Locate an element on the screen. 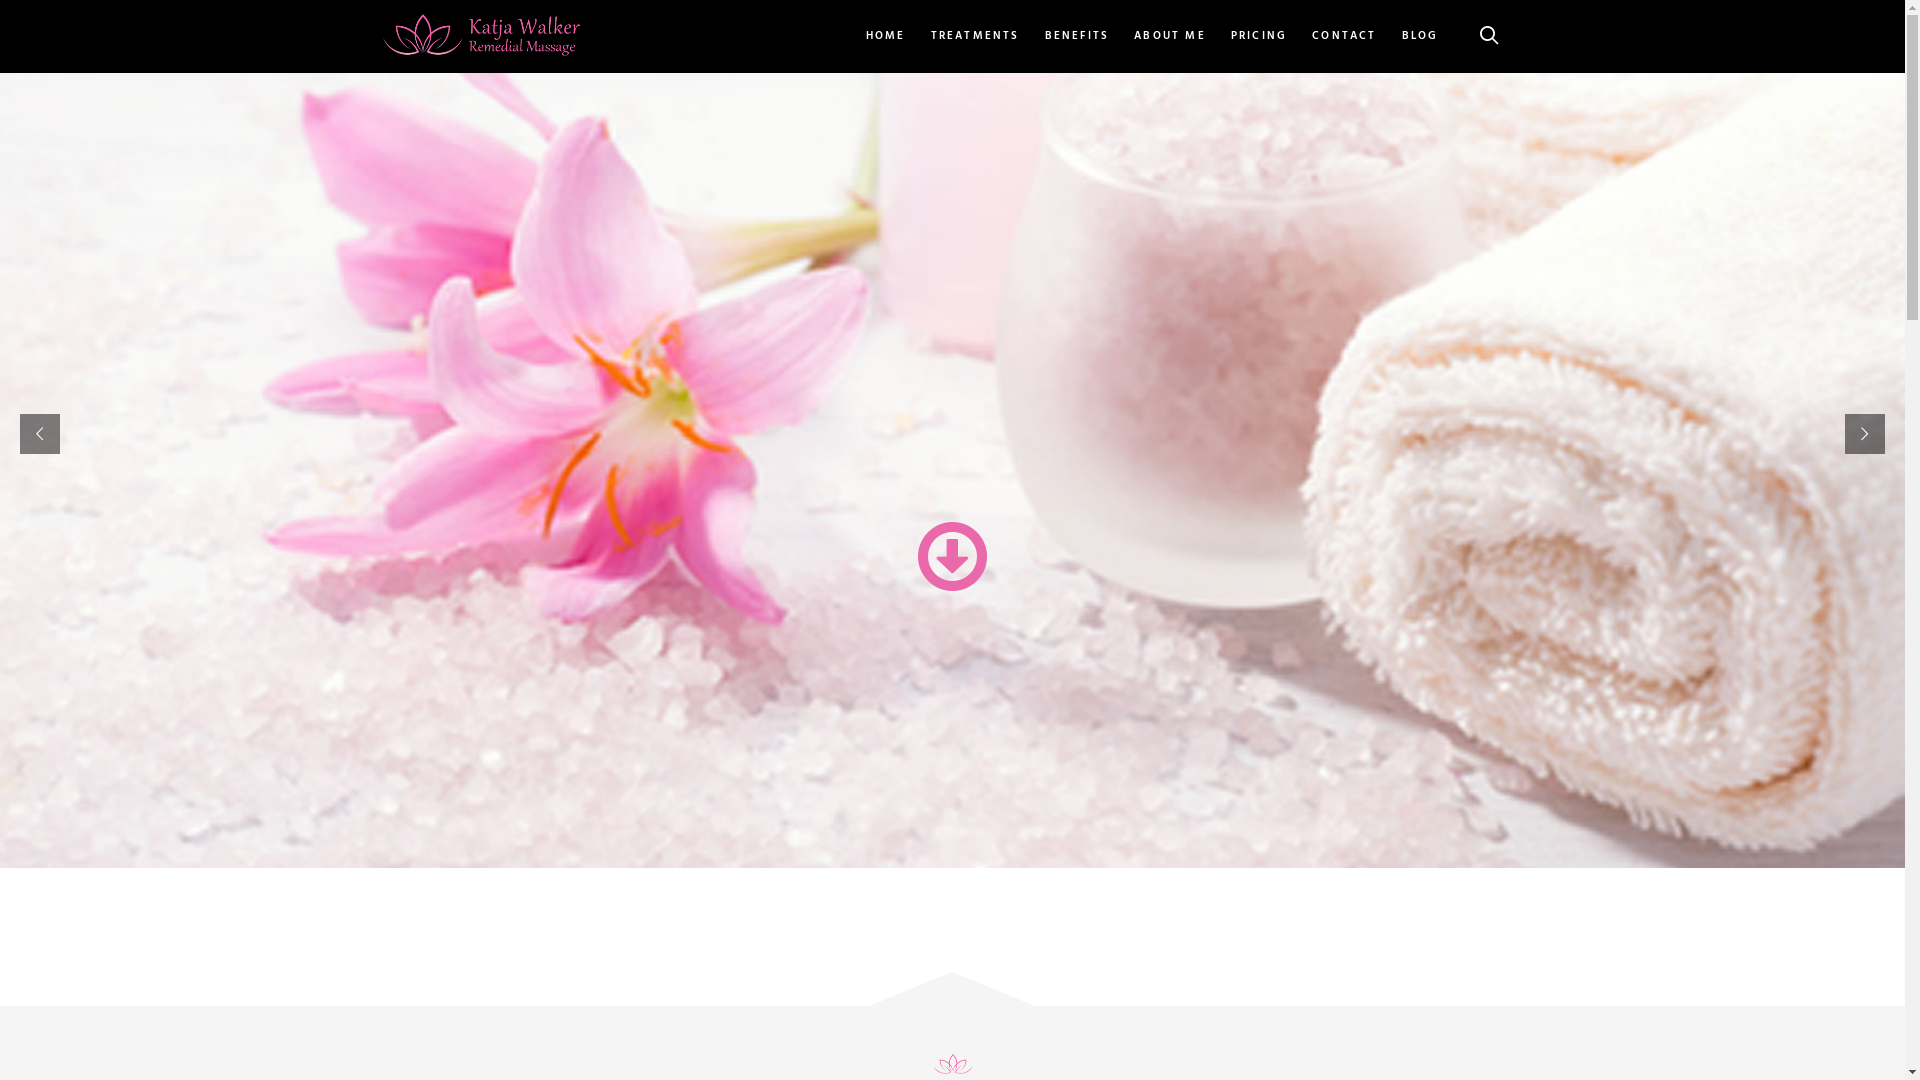 The width and height of the screenshot is (1920, 1080). 'PRICING' is located at coordinates (1257, 36).